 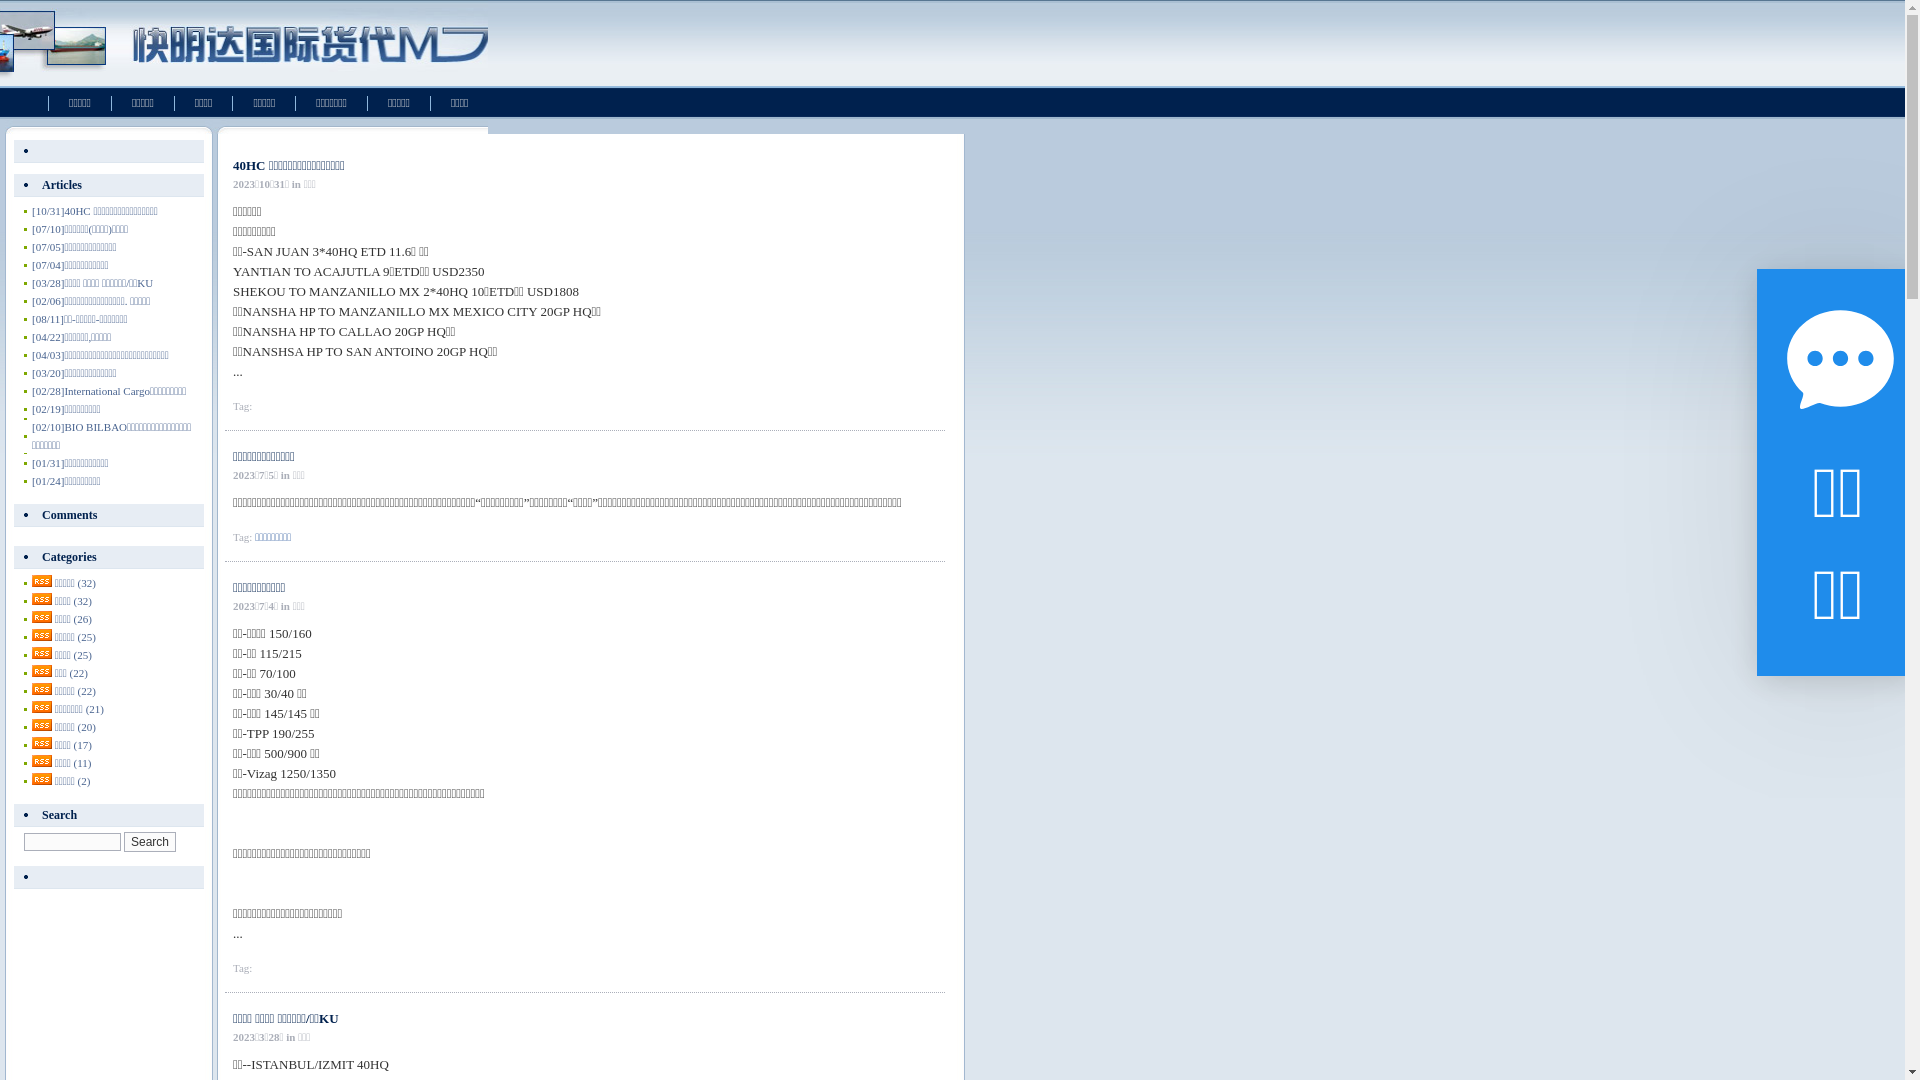 What do you see at coordinates (42, 597) in the screenshot?
I see `'rss'` at bounding box center [42, 597].